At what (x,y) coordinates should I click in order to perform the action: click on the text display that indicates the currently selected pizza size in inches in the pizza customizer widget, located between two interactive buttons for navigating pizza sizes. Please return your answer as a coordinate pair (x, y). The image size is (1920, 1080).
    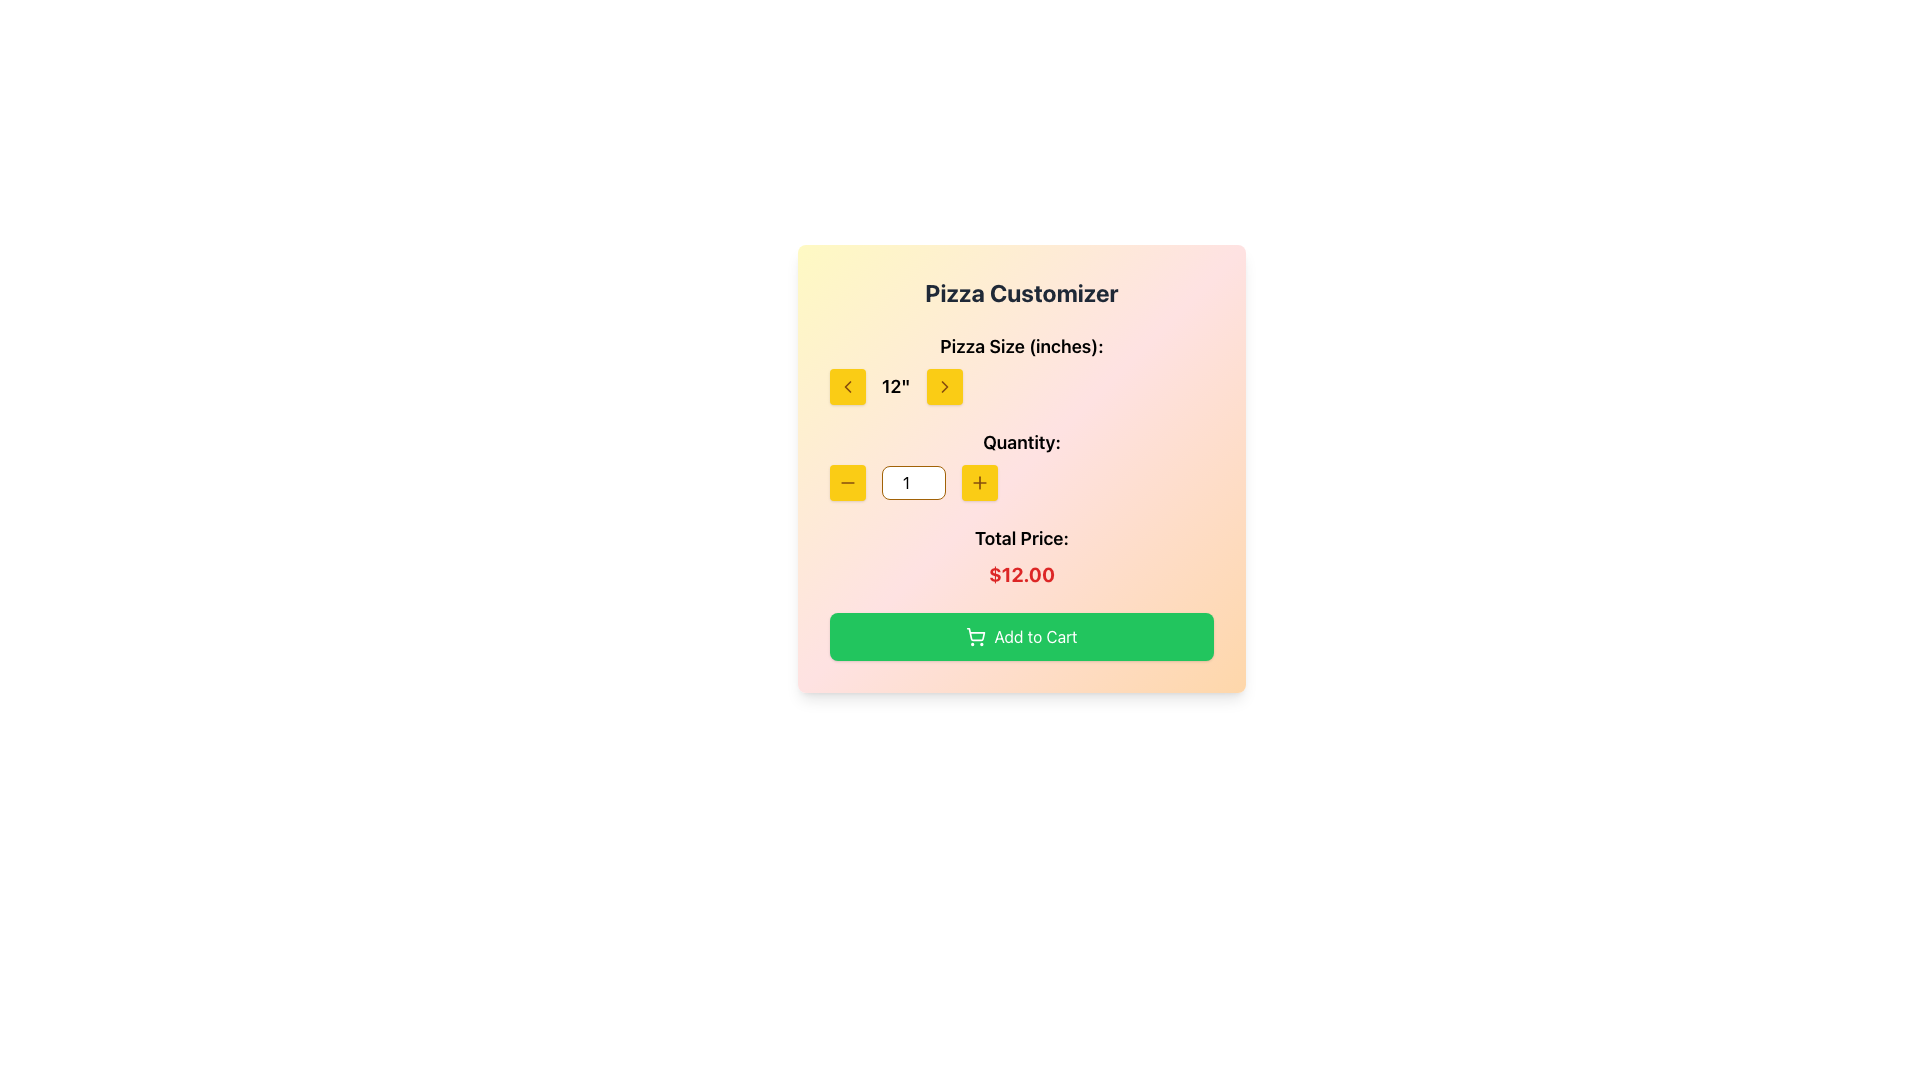
    Looking at the image, I should click on (895, 386).